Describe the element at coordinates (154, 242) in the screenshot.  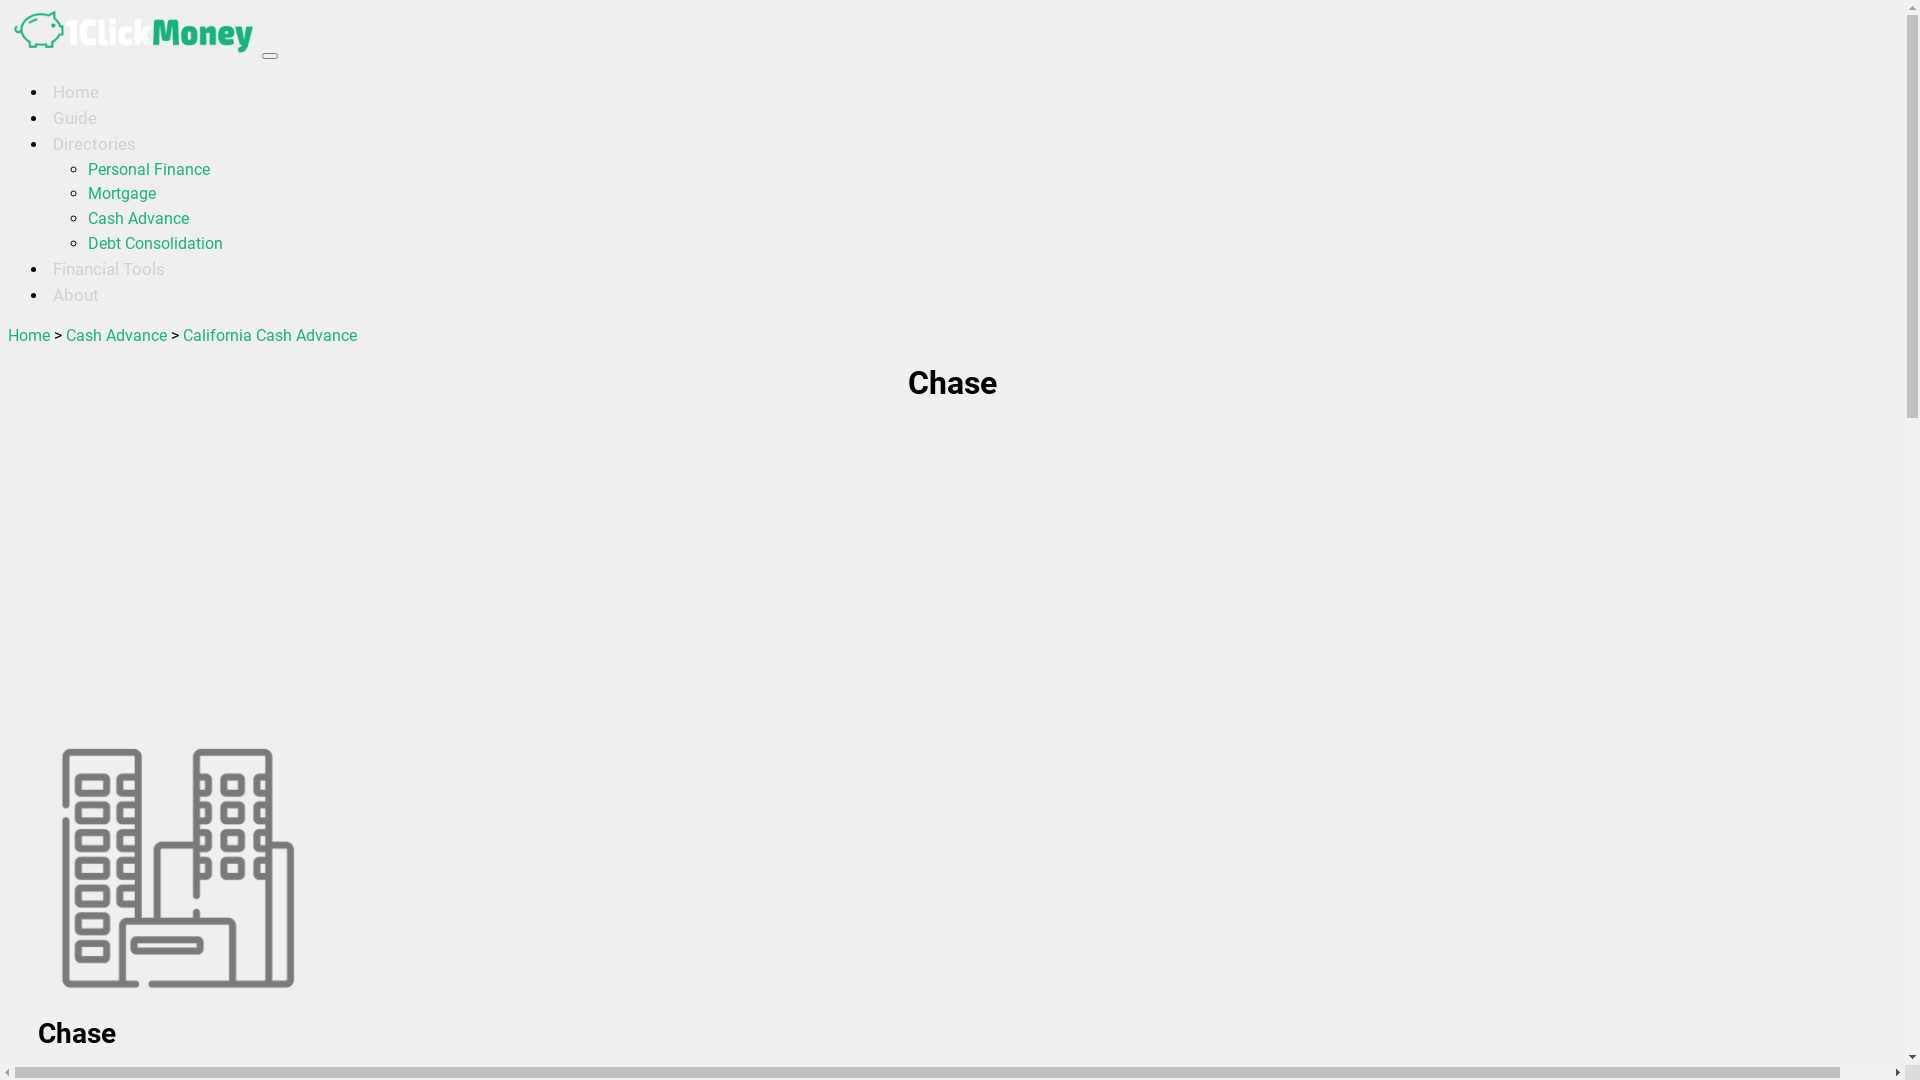
I see `'Debt Consolidation'` at that location.